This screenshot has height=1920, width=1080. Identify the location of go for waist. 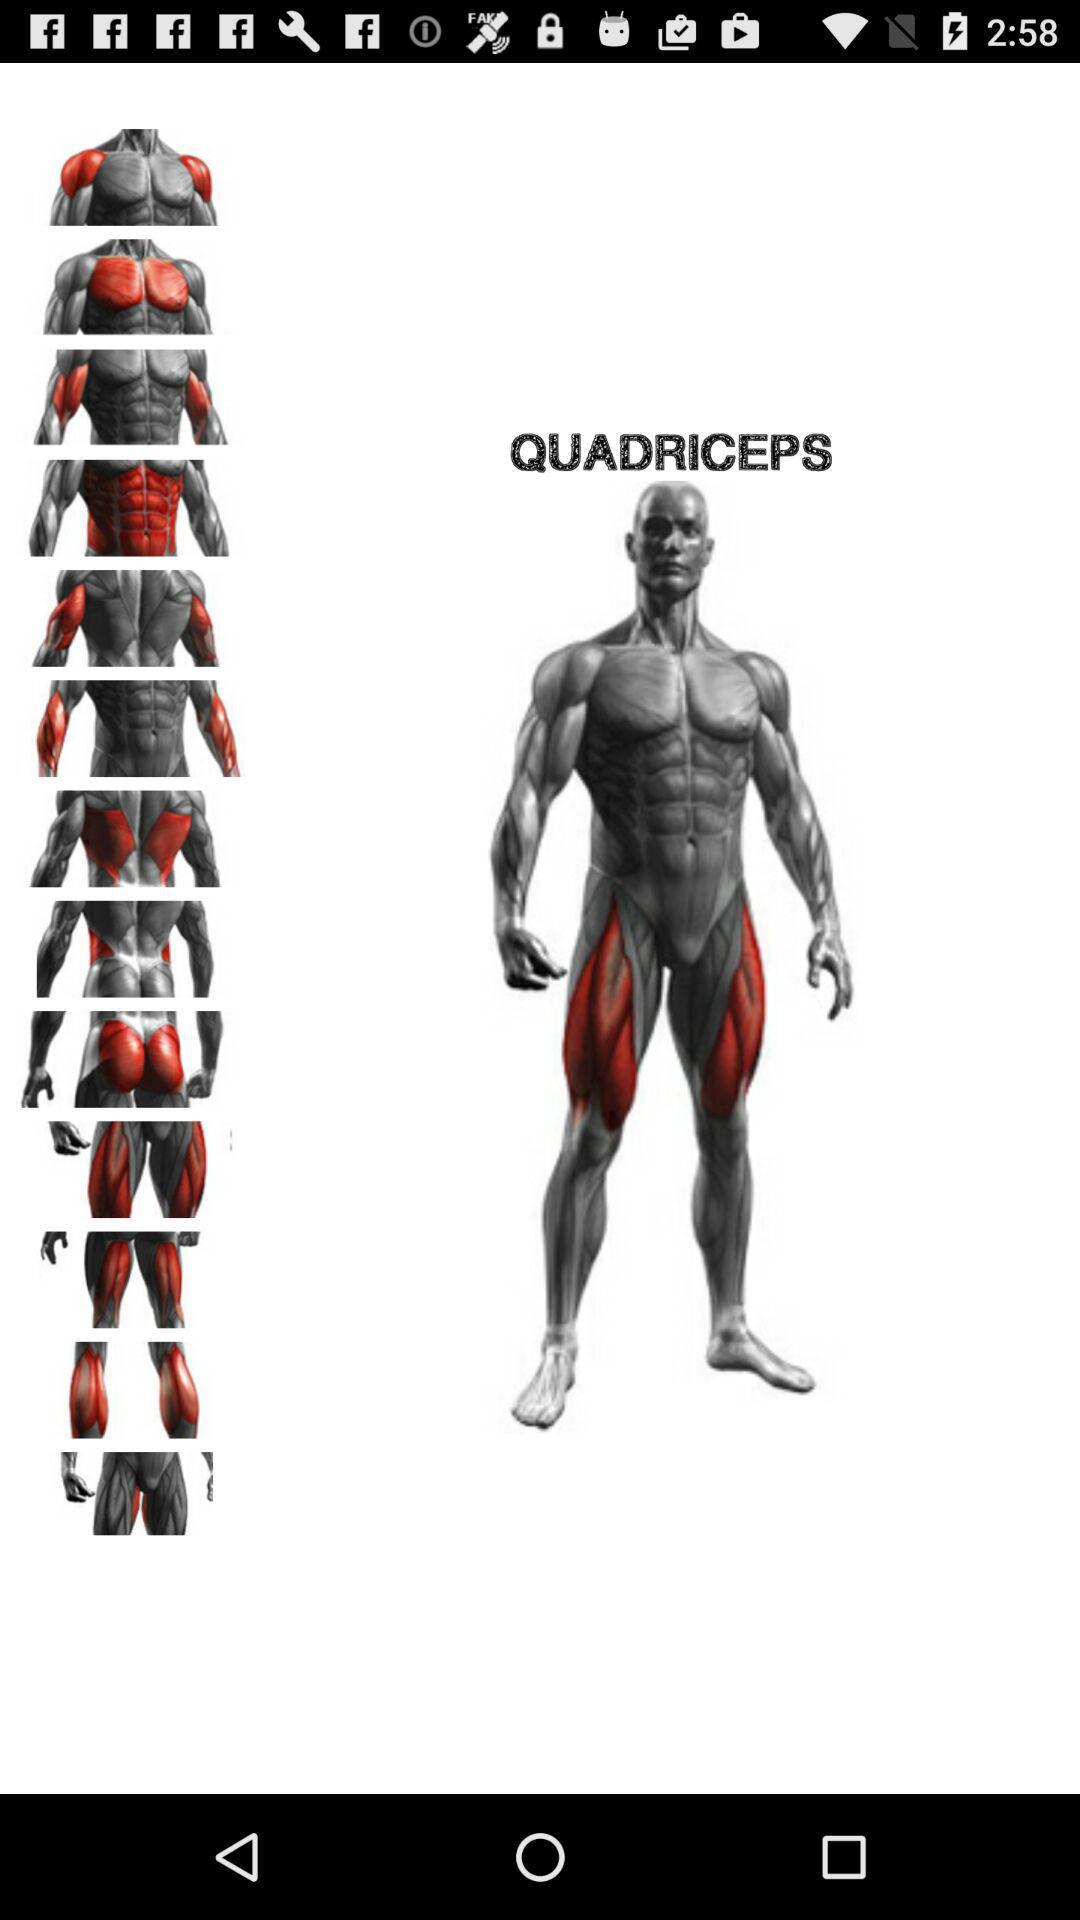
(131, 941).